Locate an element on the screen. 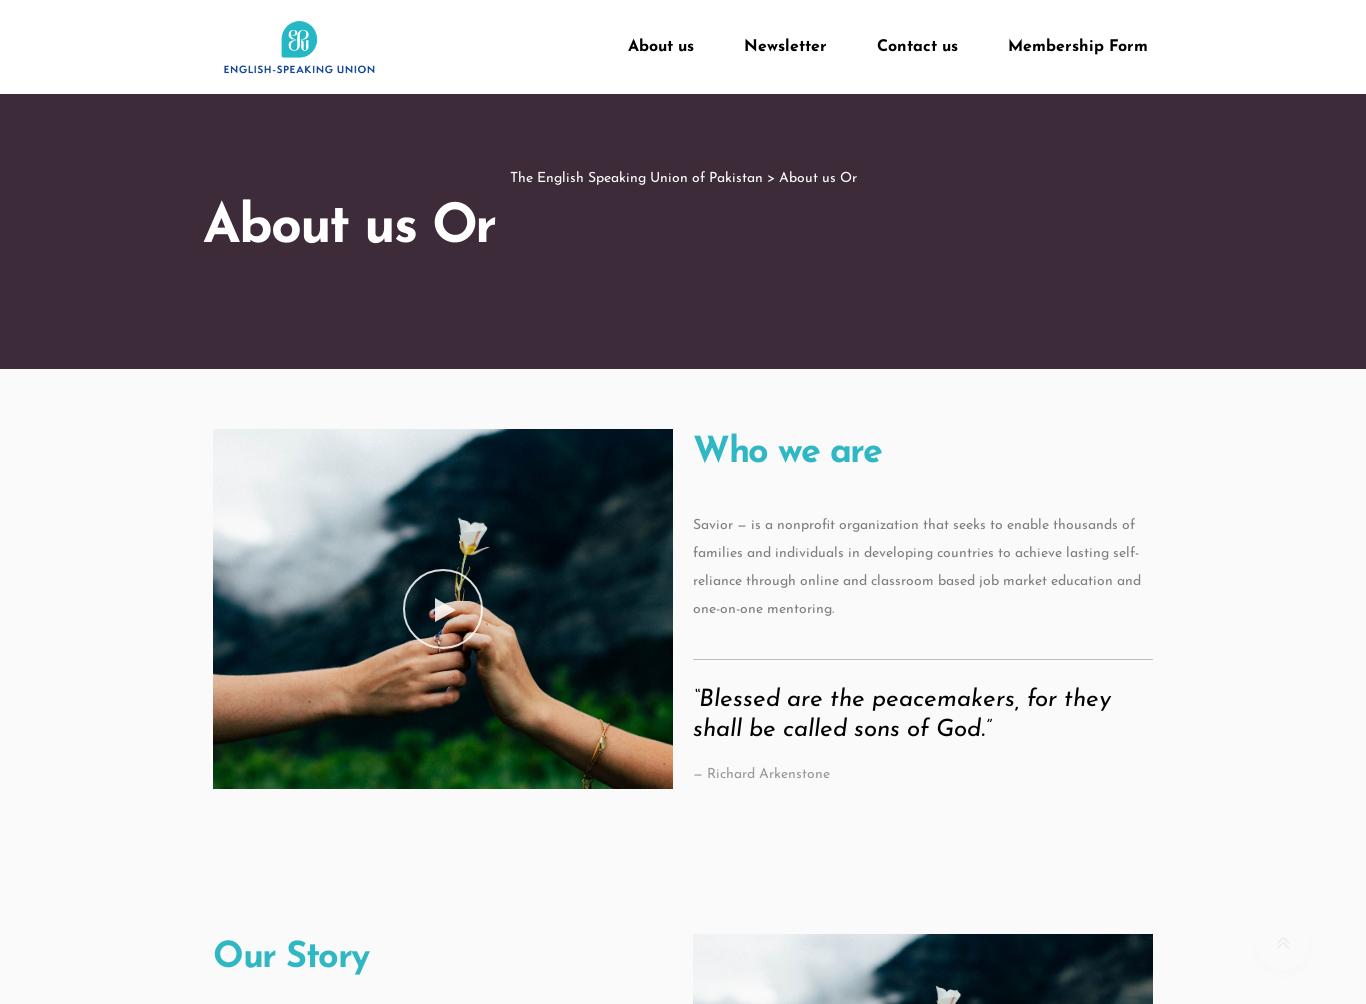 The width and height of the screenshot is (1366, 1004). 'Past Presidents' is located at coordinates (708, 201).